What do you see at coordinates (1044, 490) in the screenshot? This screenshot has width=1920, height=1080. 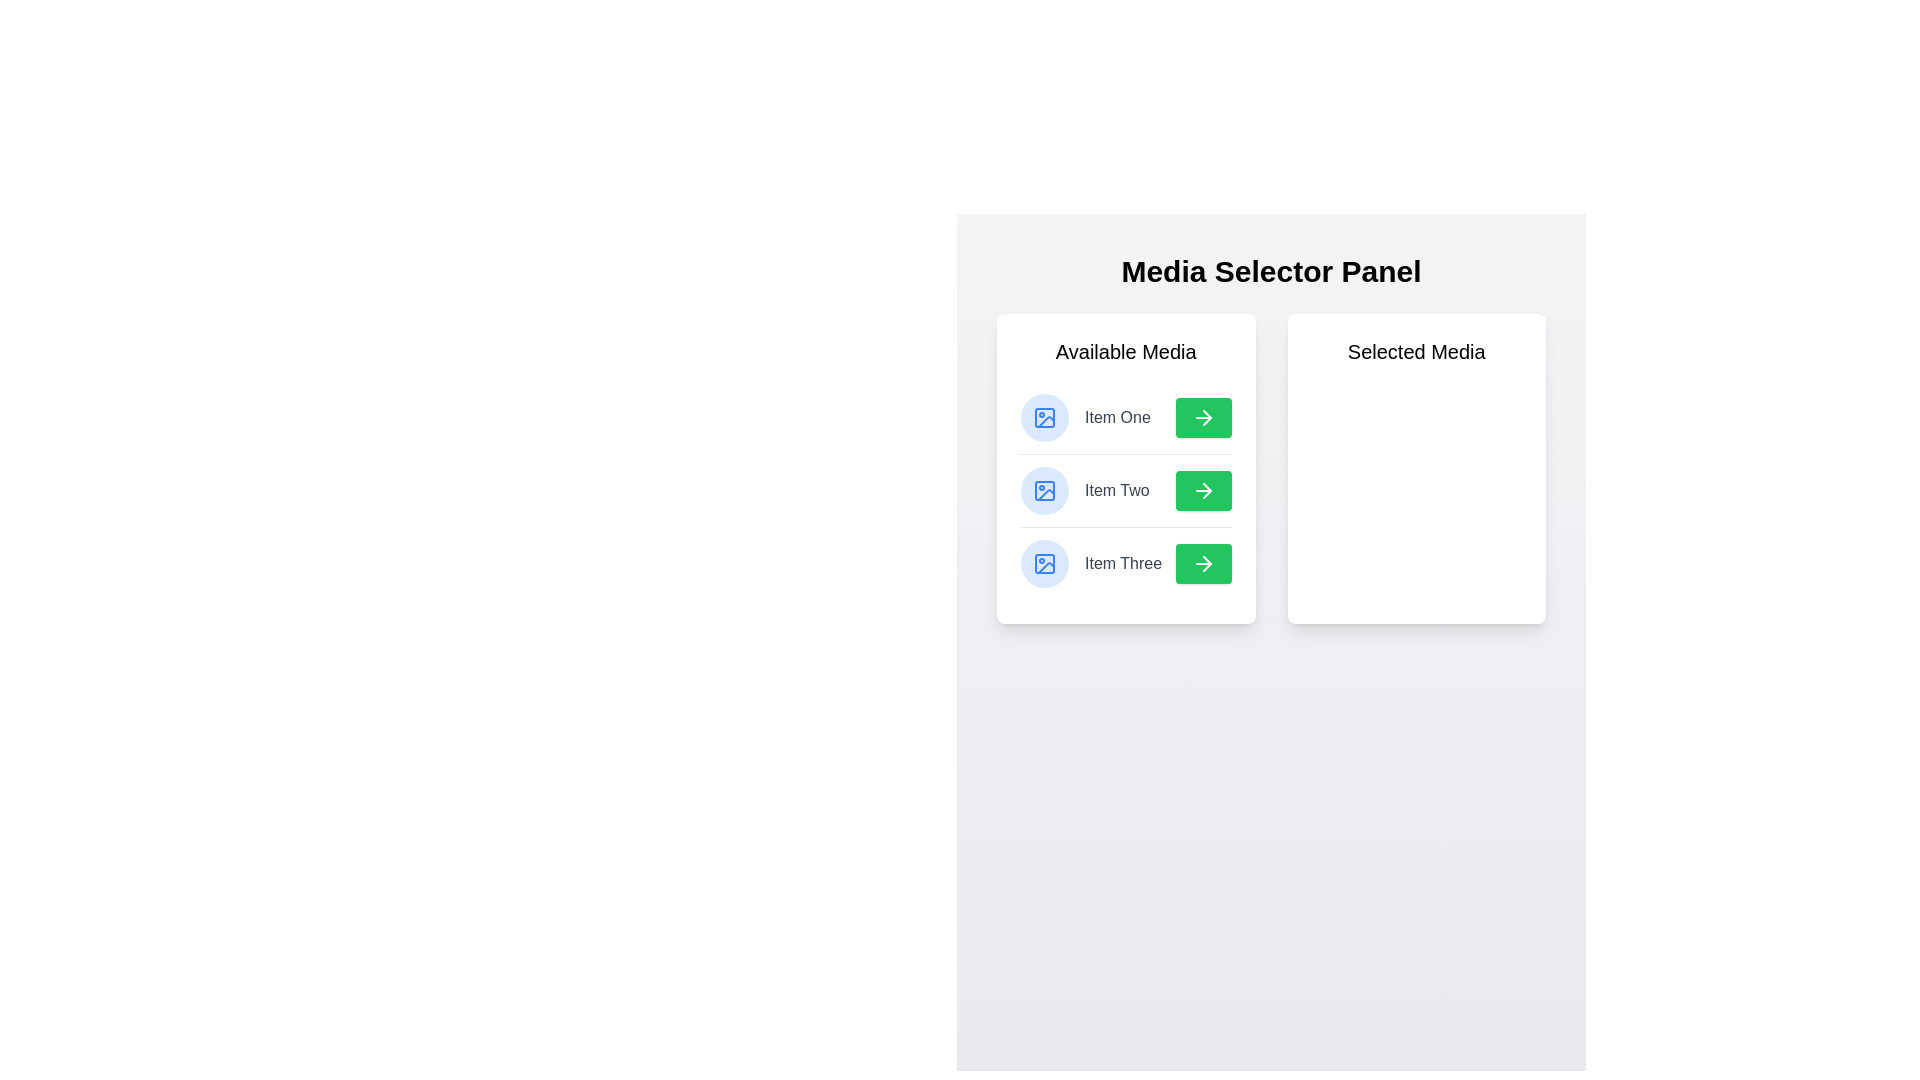 I see `the icon representing 'Item Two' in the 'Available Media' section, which is located to the left of the text label 'Item Two'` at bounding box center [1044, 490].